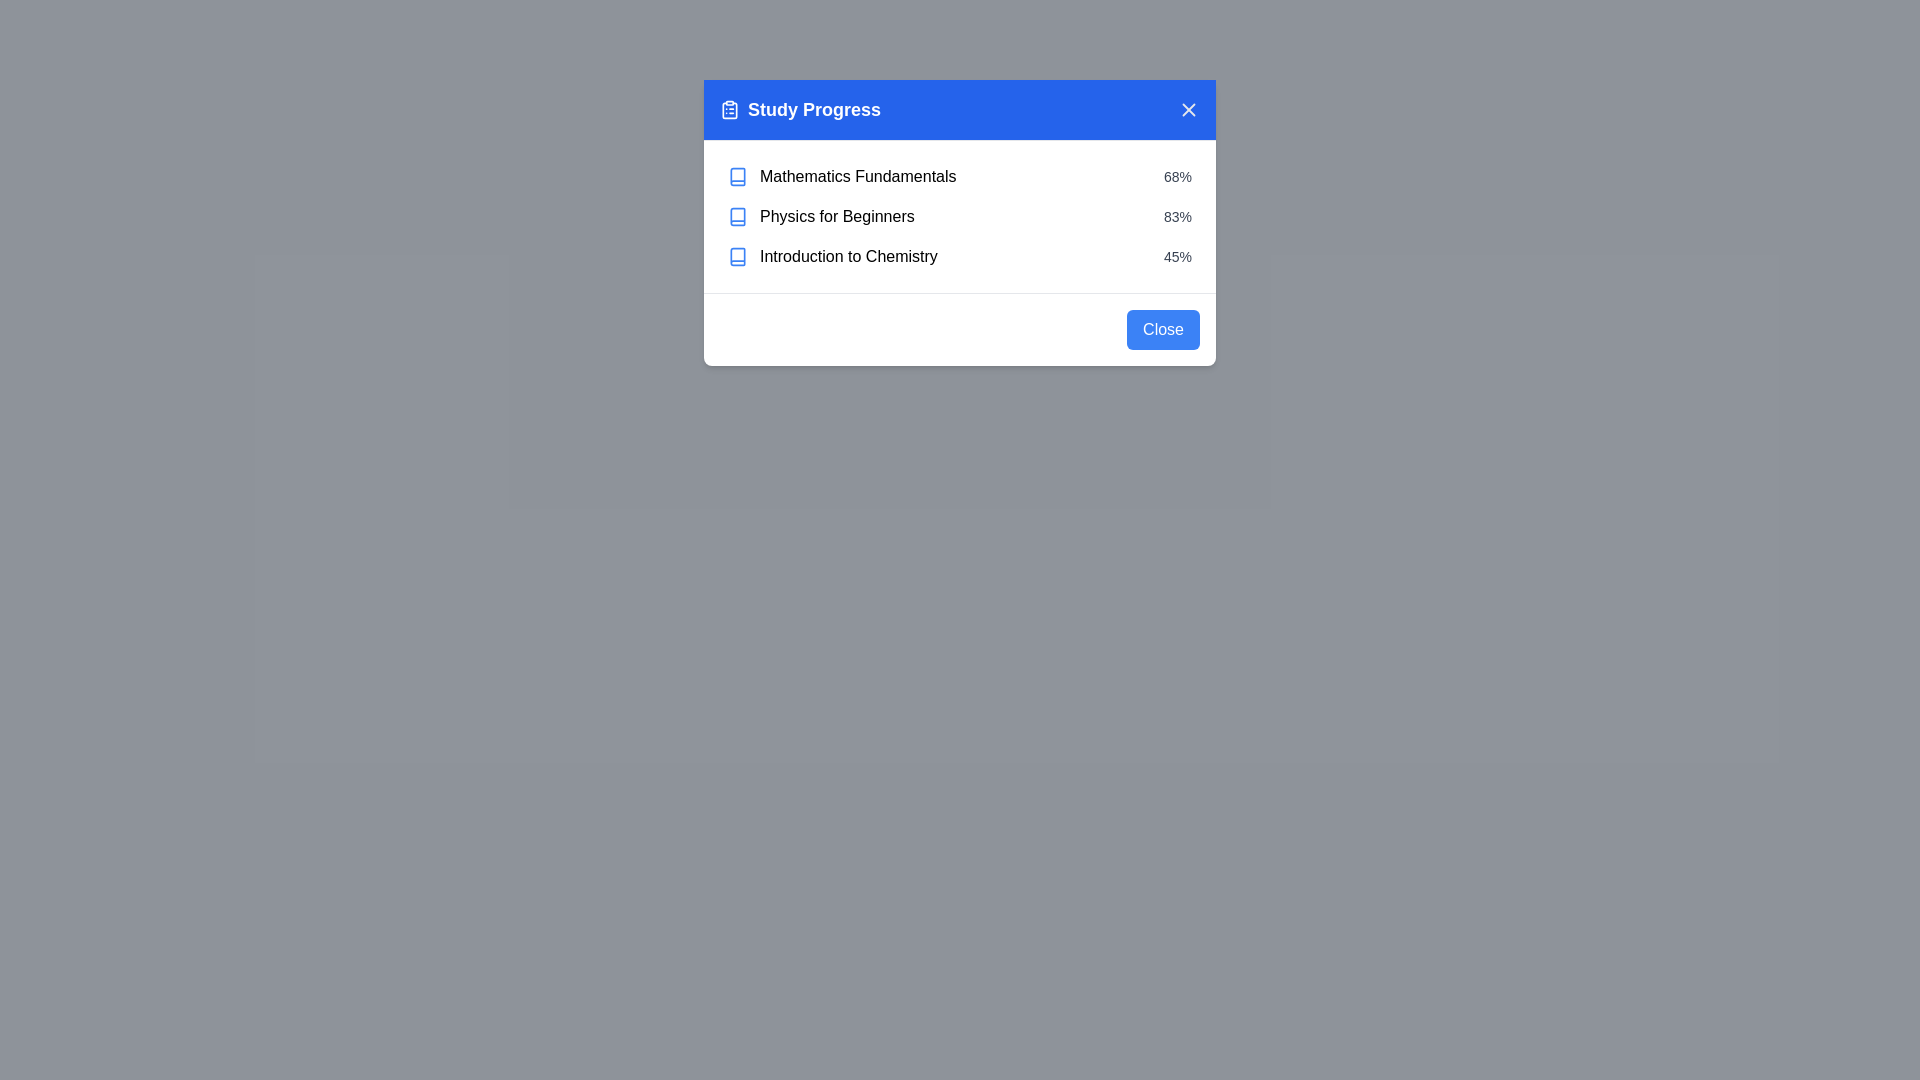  Describe the element at coordinates (737, 176) in the screenshot. I see `the leftmost icon associated with 'Mathematics Fundamentals' in the study progress panel` at that location.